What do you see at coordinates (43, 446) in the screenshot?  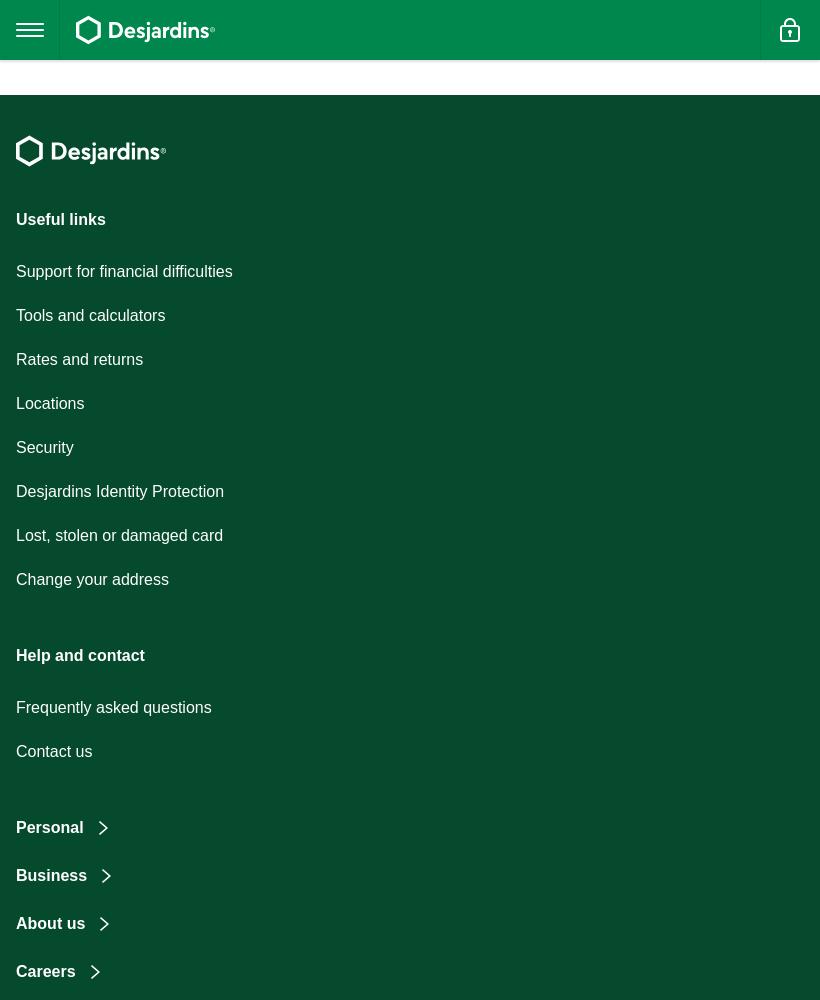 I see `'Security'` at bounding box center [43, 446].